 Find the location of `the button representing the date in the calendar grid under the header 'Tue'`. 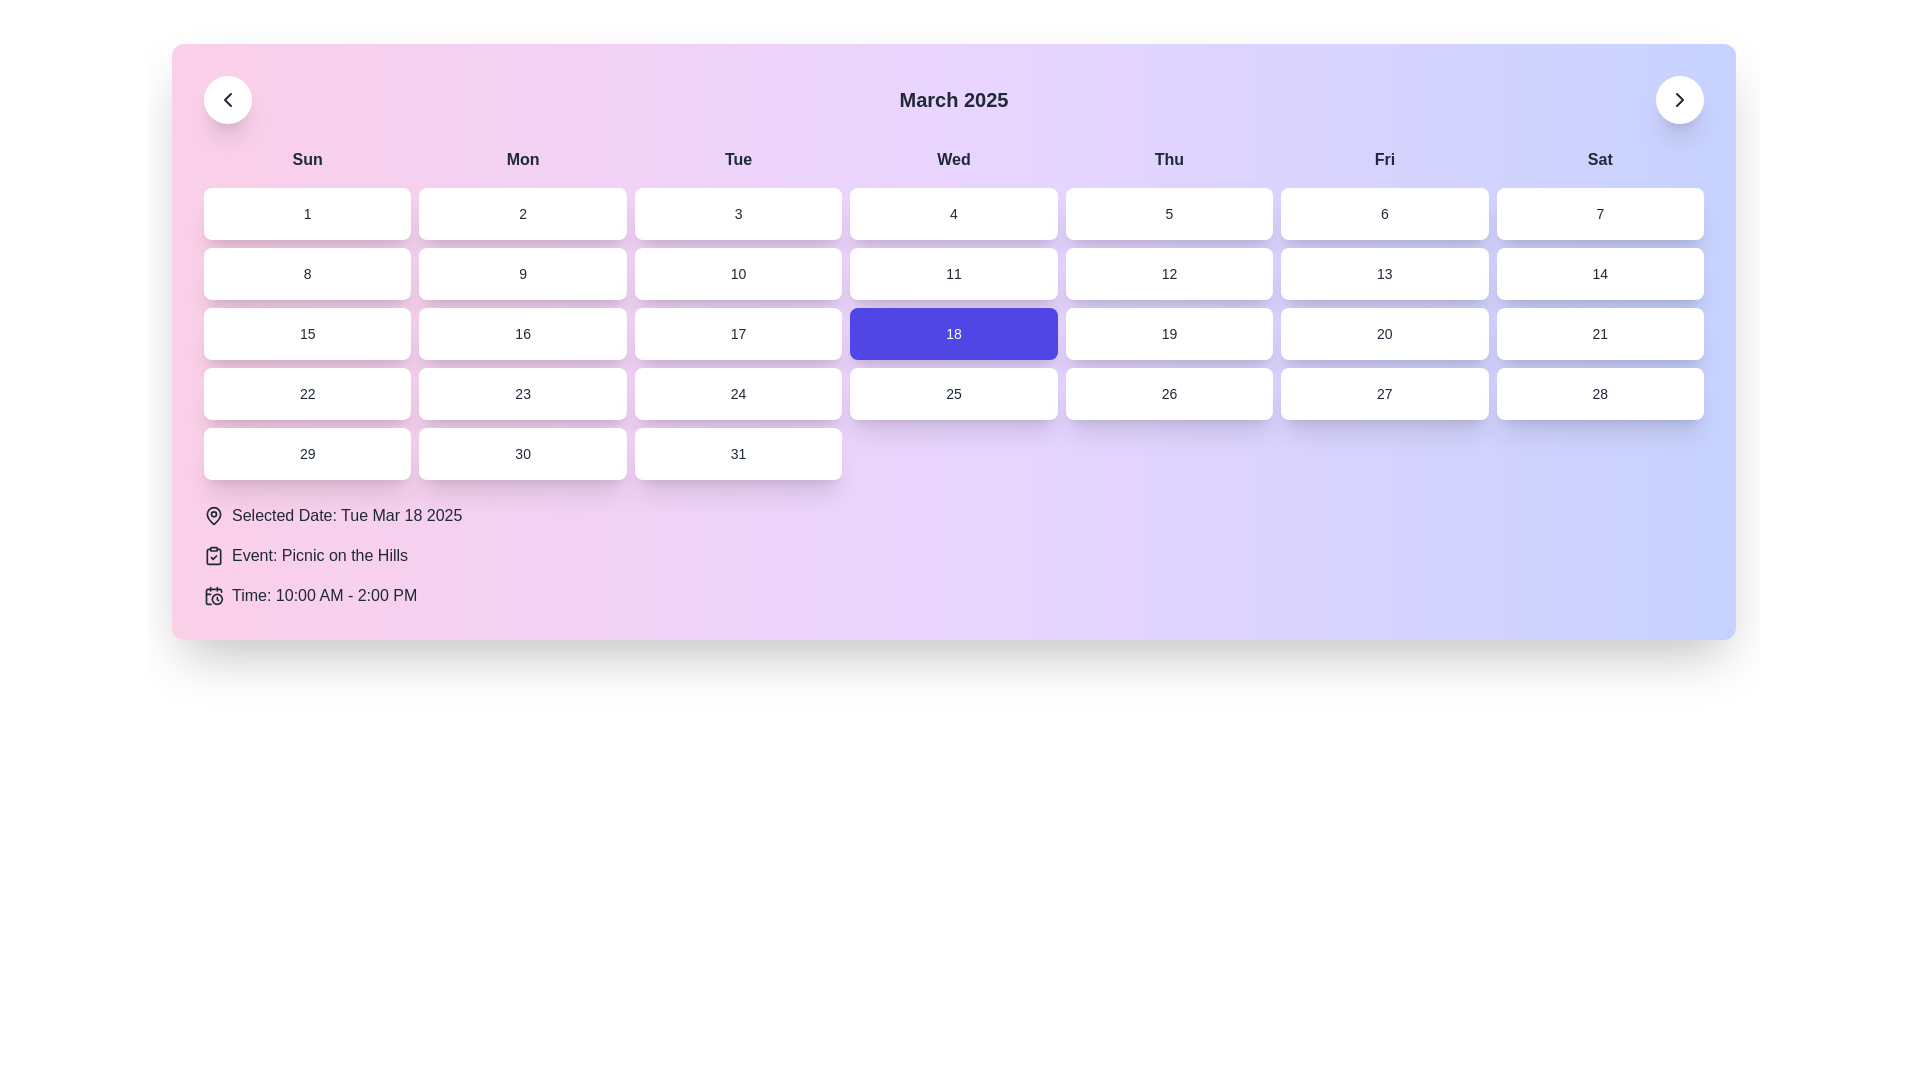

the button representing the date in the calendar grid under the header 'Tue' is located at coordinates (737, 213).